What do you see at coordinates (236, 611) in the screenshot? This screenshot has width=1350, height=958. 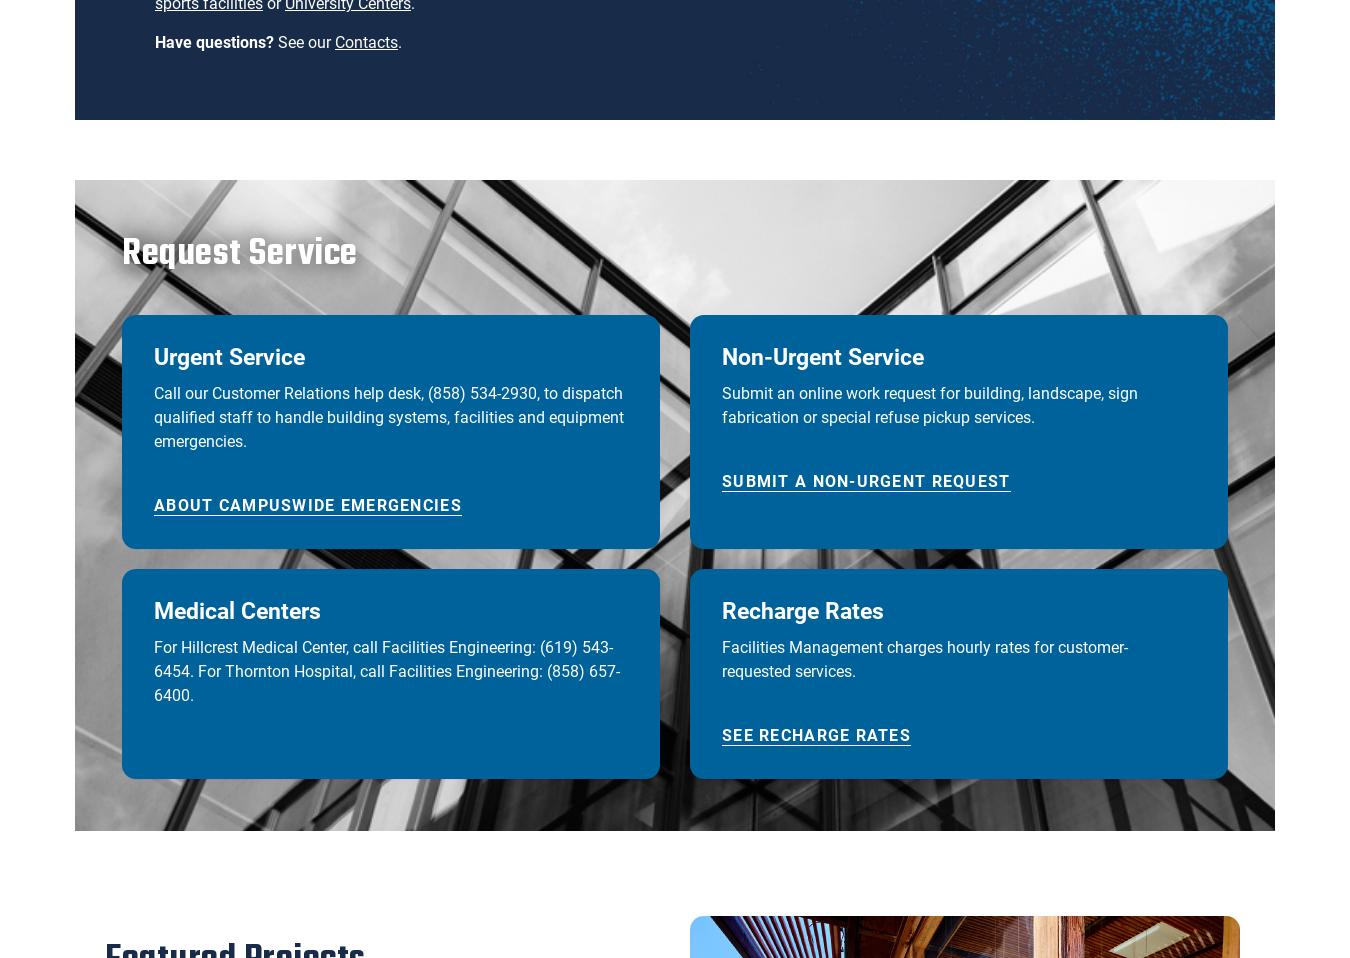 I see `'Medical Centers'` at bounding box center [236, 611].